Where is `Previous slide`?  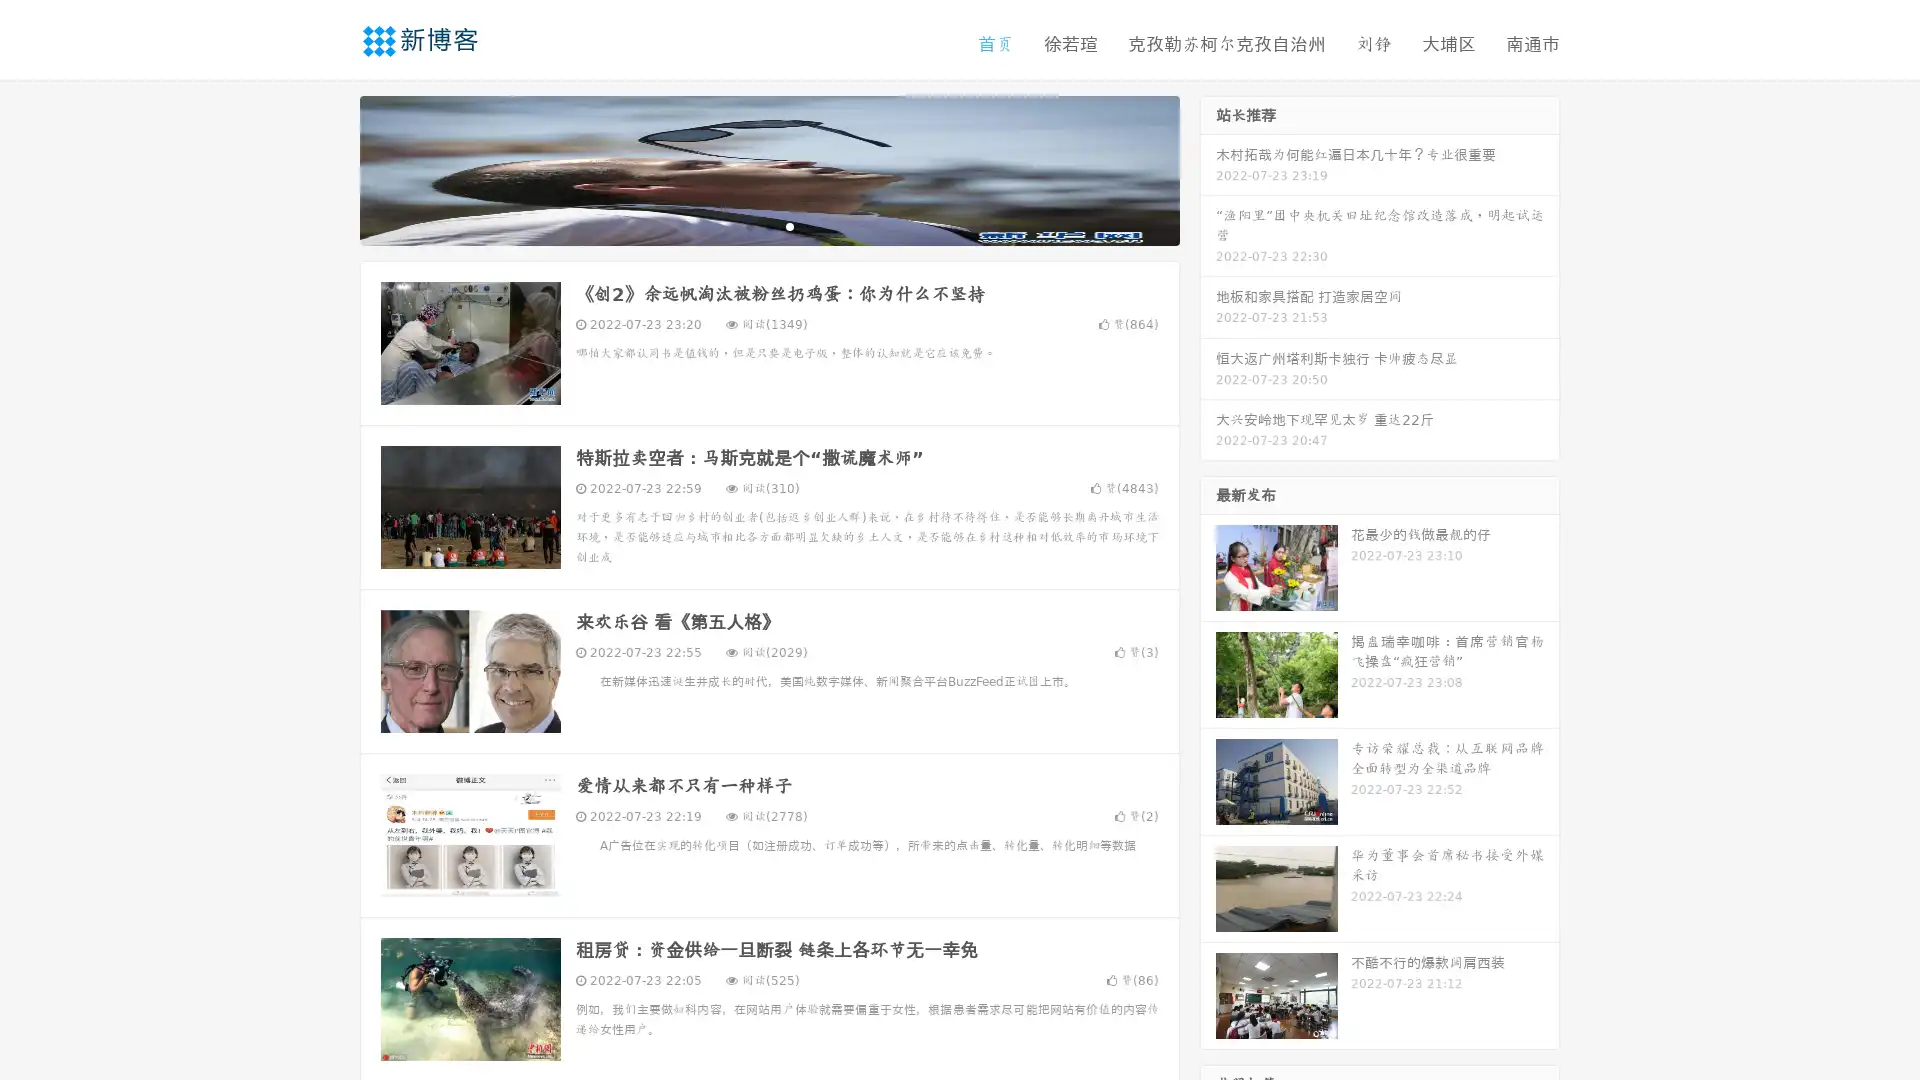
Previous slide is located at coordinates (330, 168).